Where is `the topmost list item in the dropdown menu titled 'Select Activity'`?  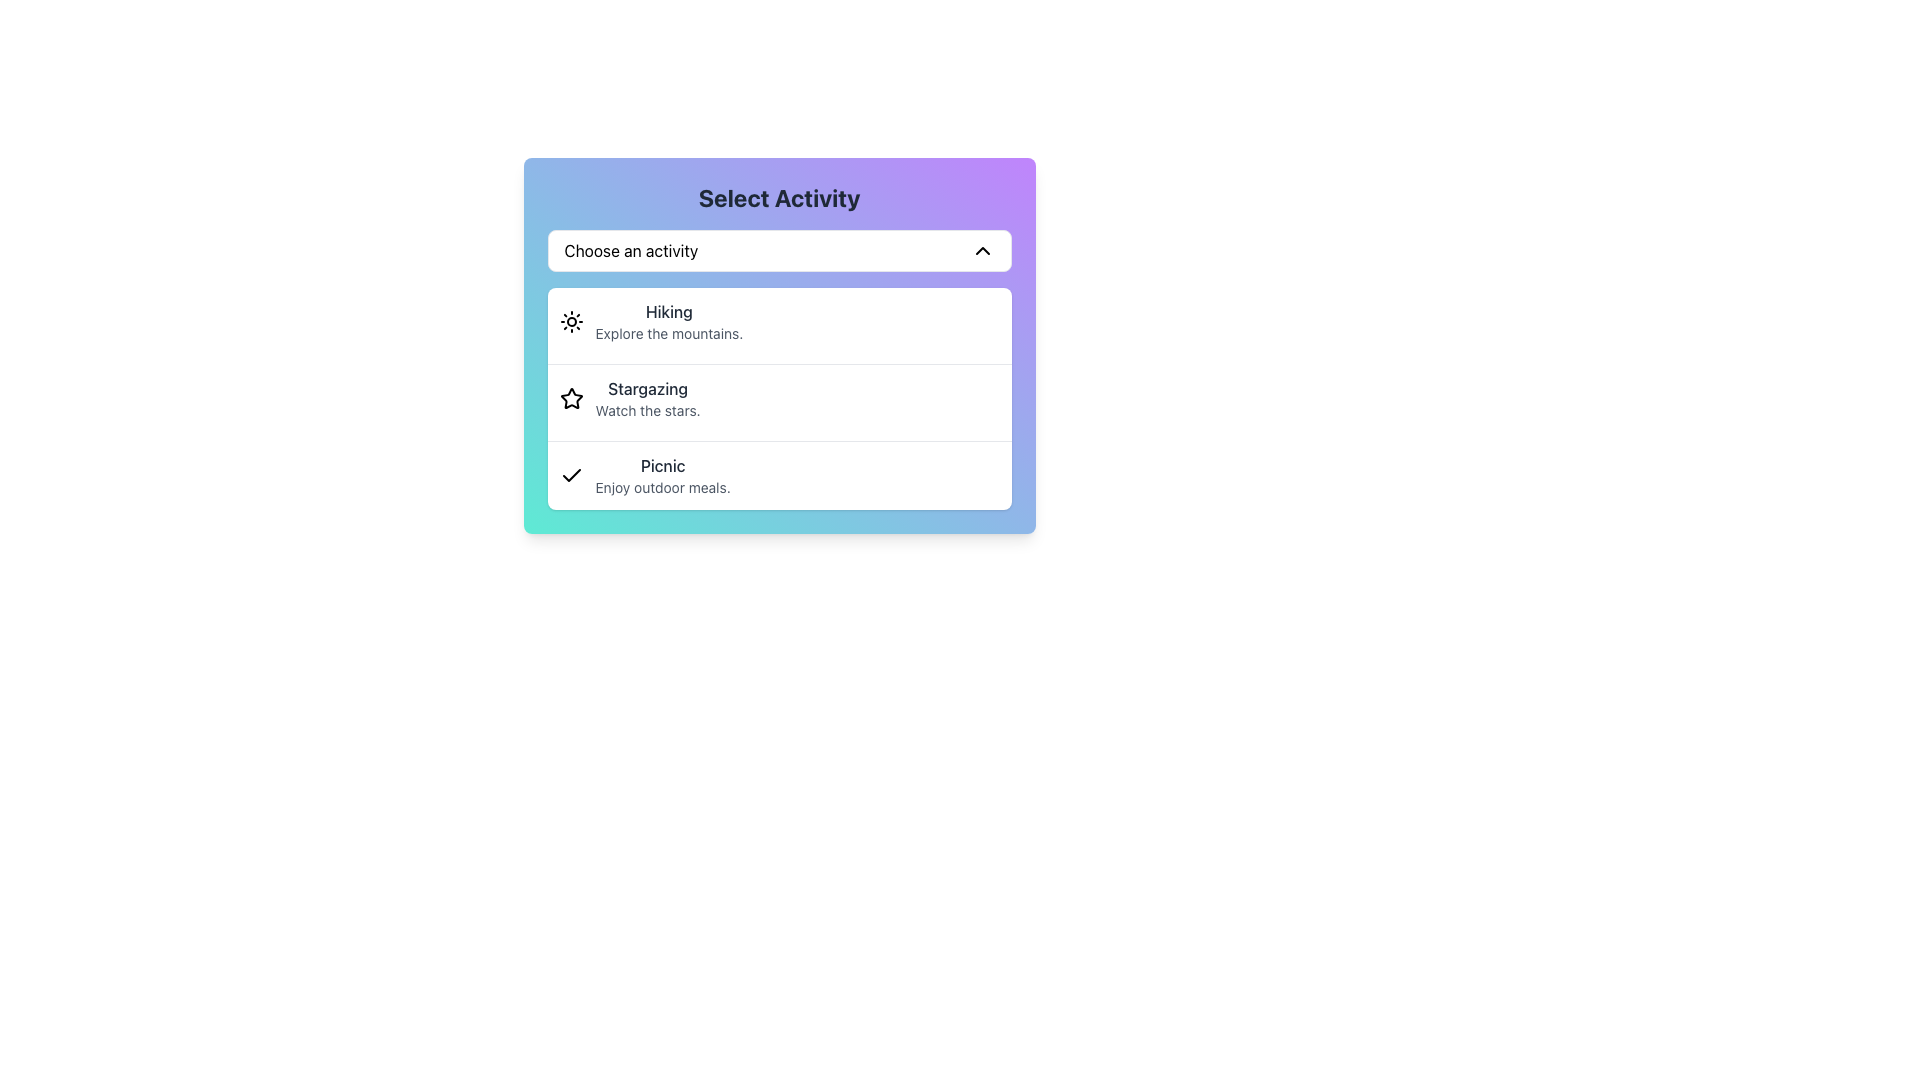 the topmost list item in the dropdown menu titled 'Select Activity' is located at coordinates (778, 320).